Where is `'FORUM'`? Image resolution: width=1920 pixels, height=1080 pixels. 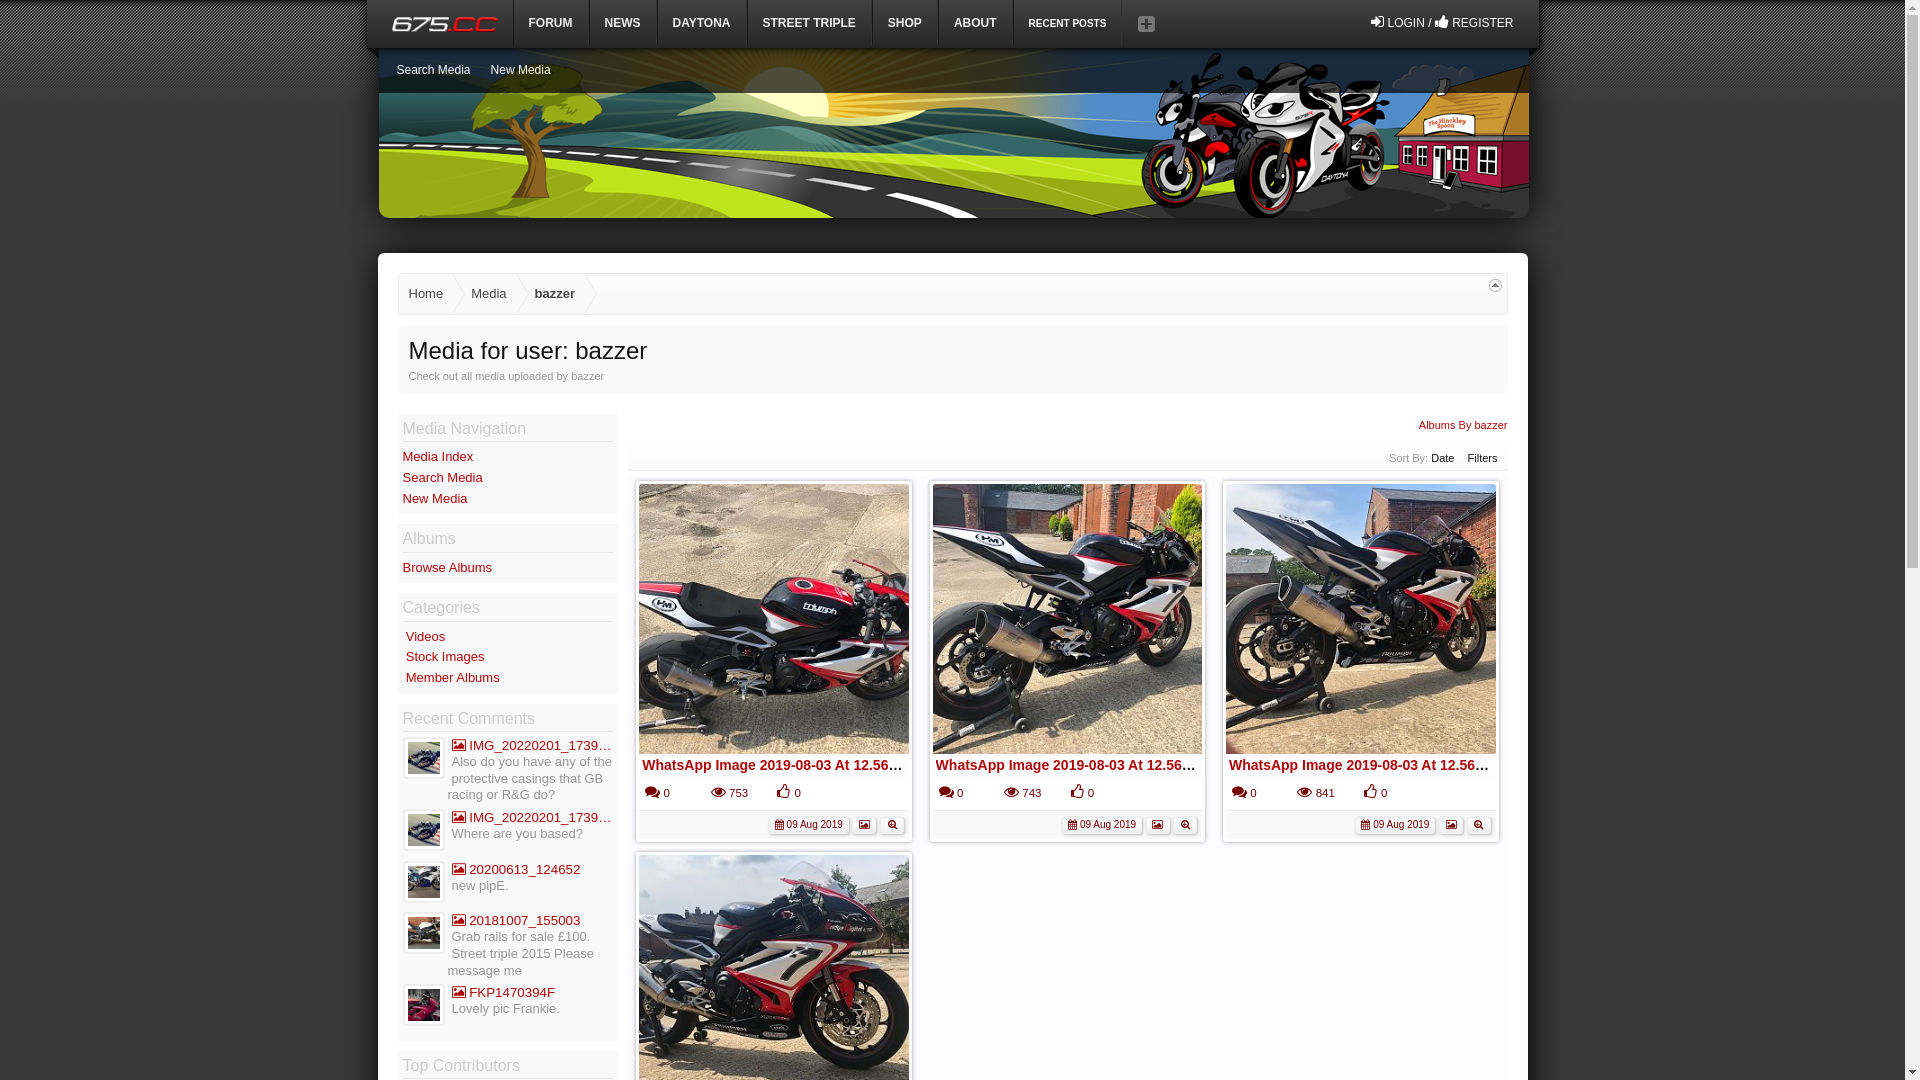 'FORUM' is located at coordinates (513, 22).